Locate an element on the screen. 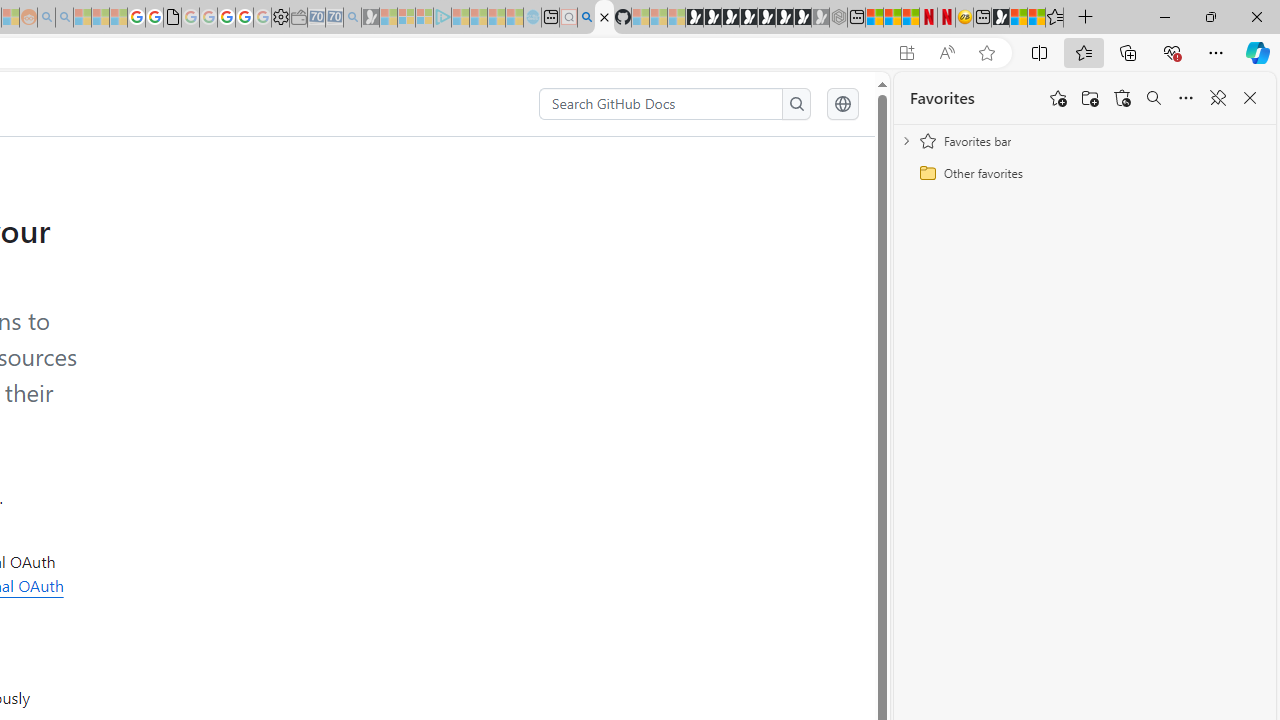 The height and width of the screenshot is (720, 1280). 'Cheap Car Rentals - Save70.com - Sleeping' is located at coordinates (334, 17).